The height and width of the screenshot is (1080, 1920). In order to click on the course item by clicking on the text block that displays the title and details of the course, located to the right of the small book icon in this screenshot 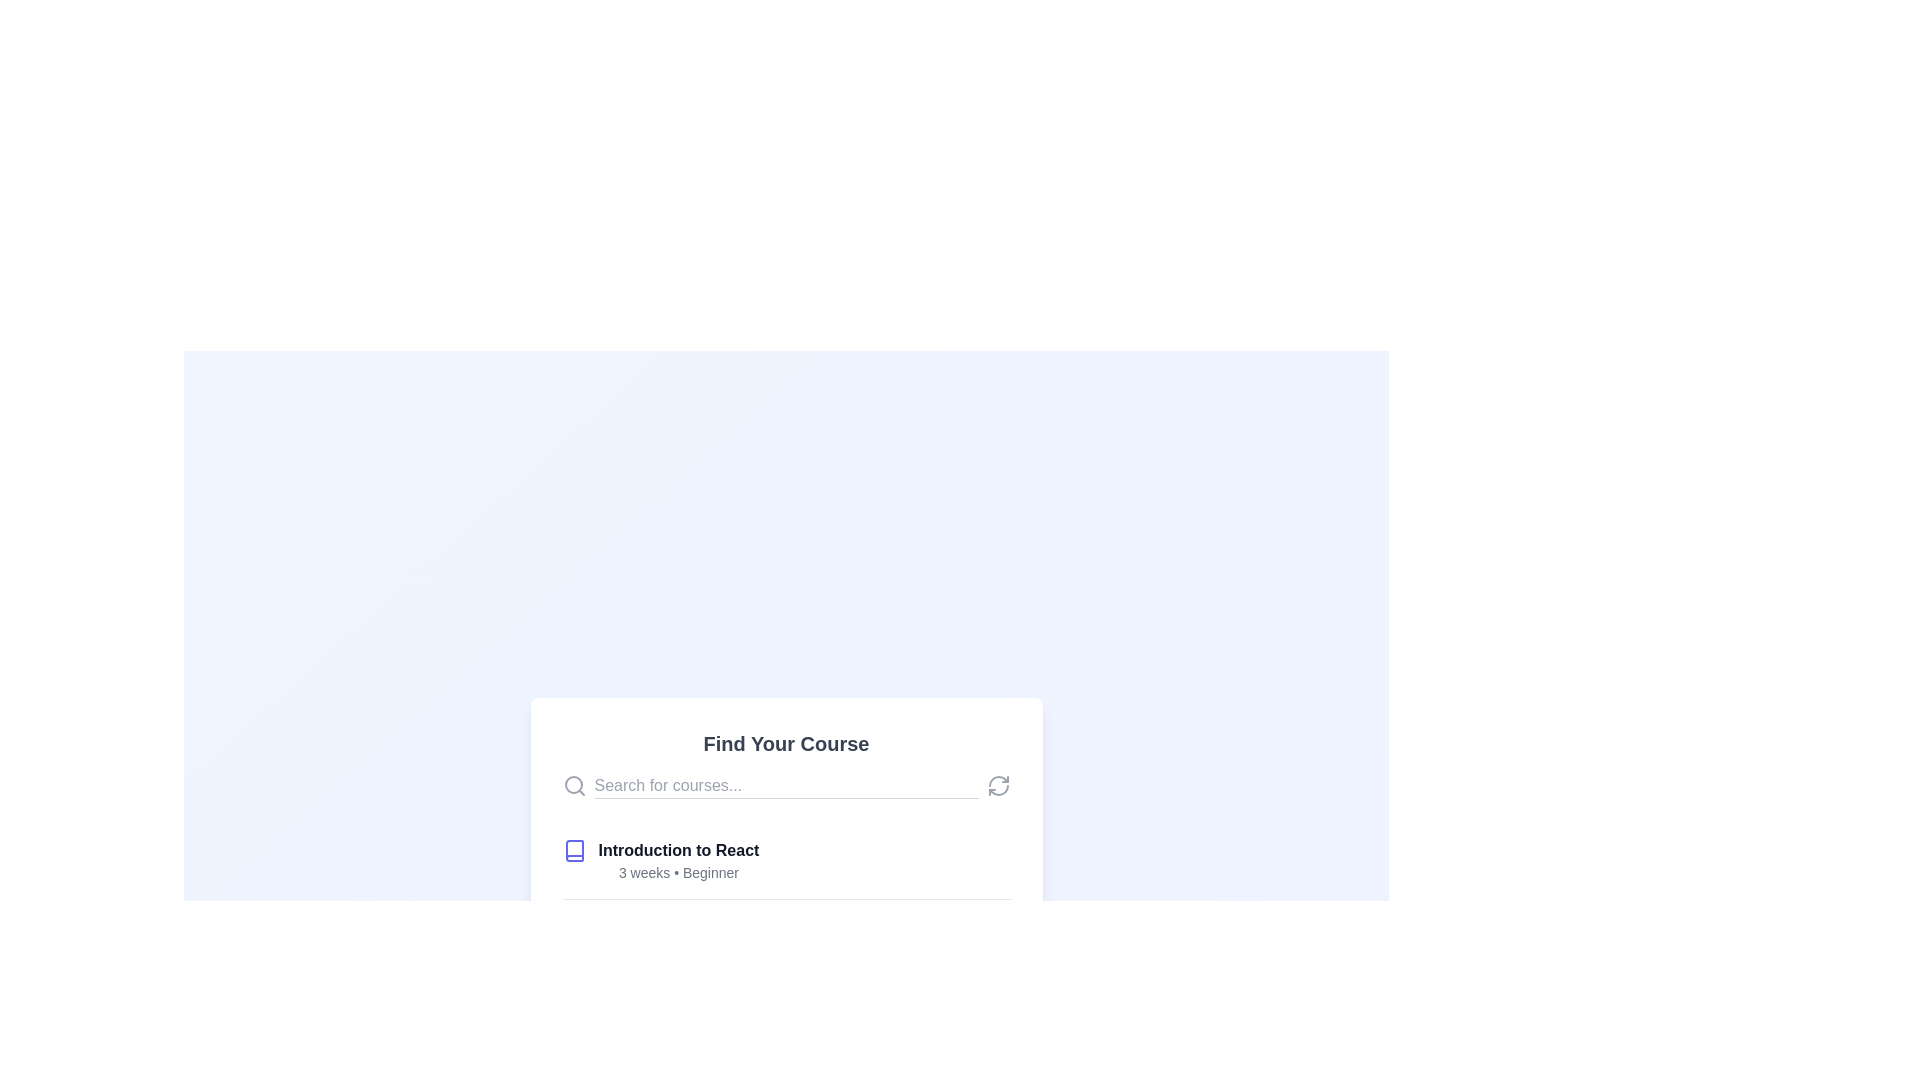, I will do `click(669, 1014)`.